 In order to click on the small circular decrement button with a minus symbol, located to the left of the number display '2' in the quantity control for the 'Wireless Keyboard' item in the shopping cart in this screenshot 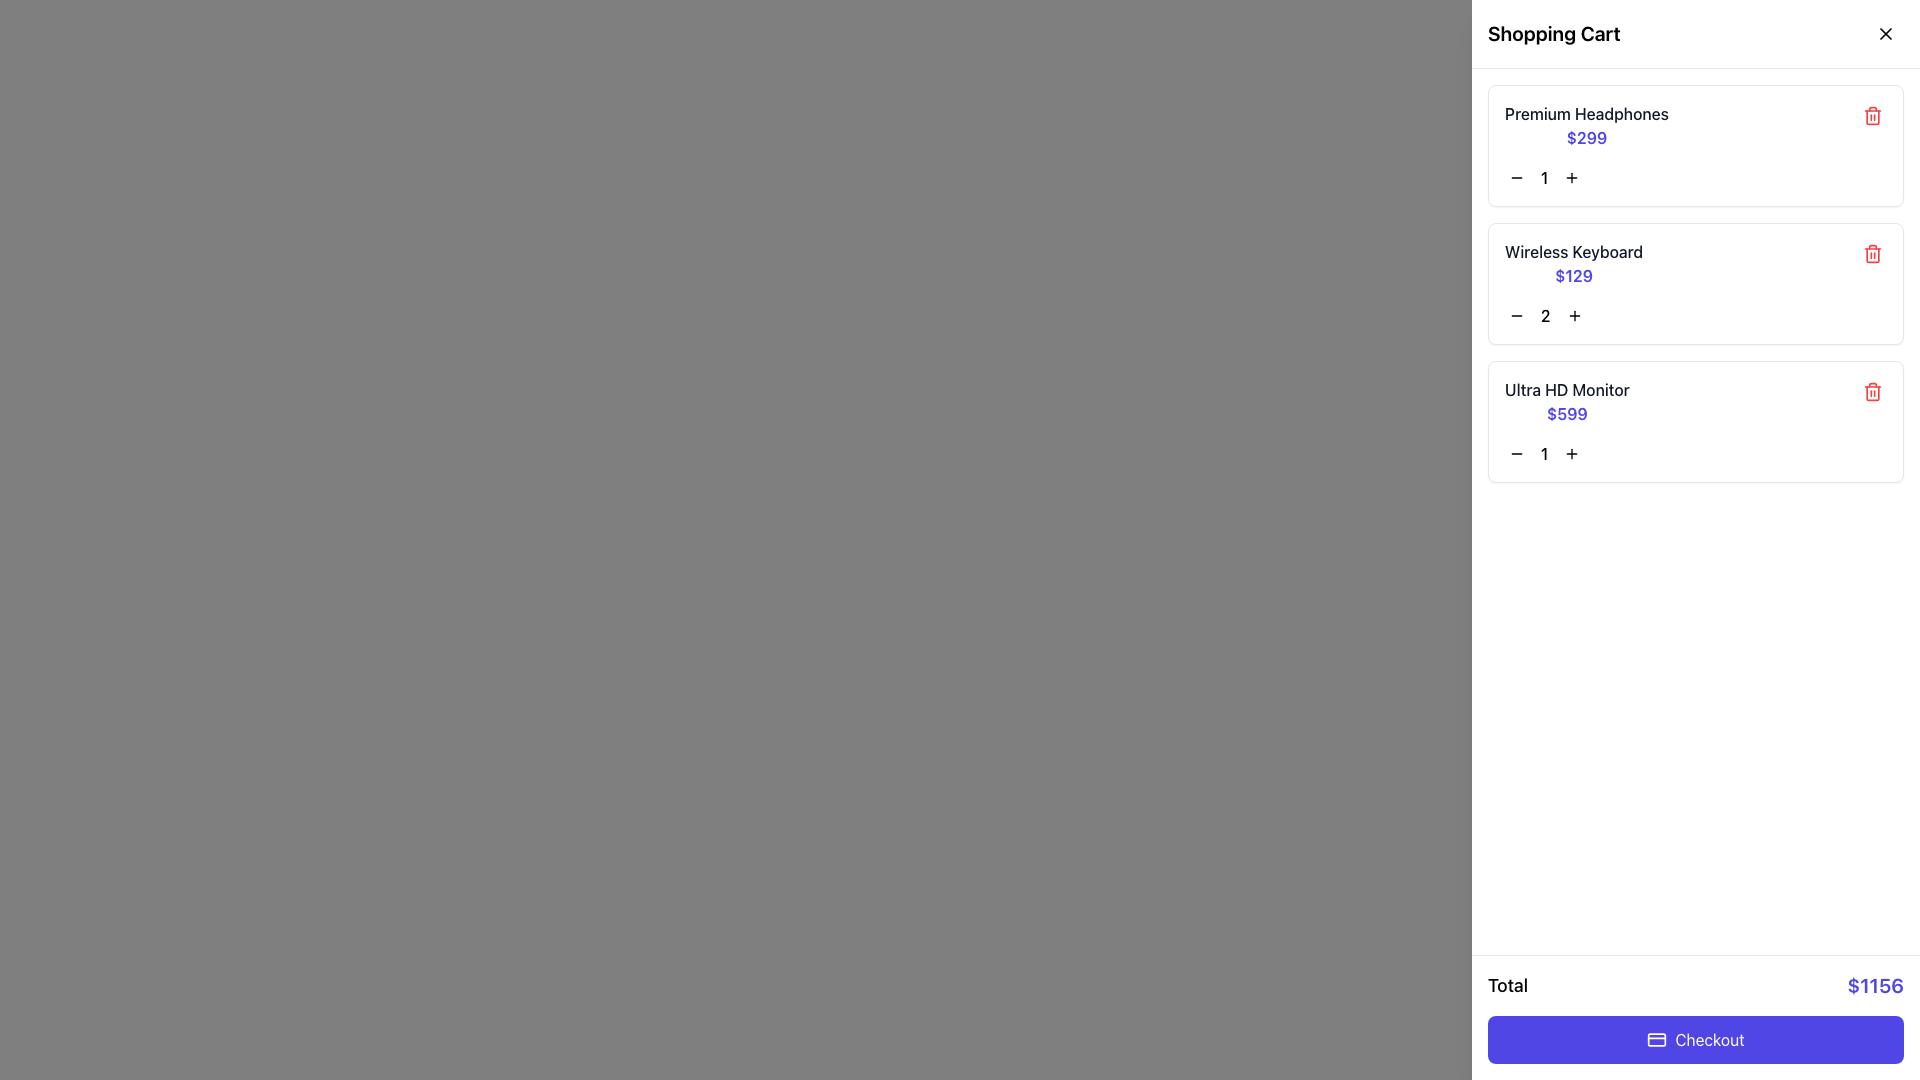, I will do `click(1516, 315)`.